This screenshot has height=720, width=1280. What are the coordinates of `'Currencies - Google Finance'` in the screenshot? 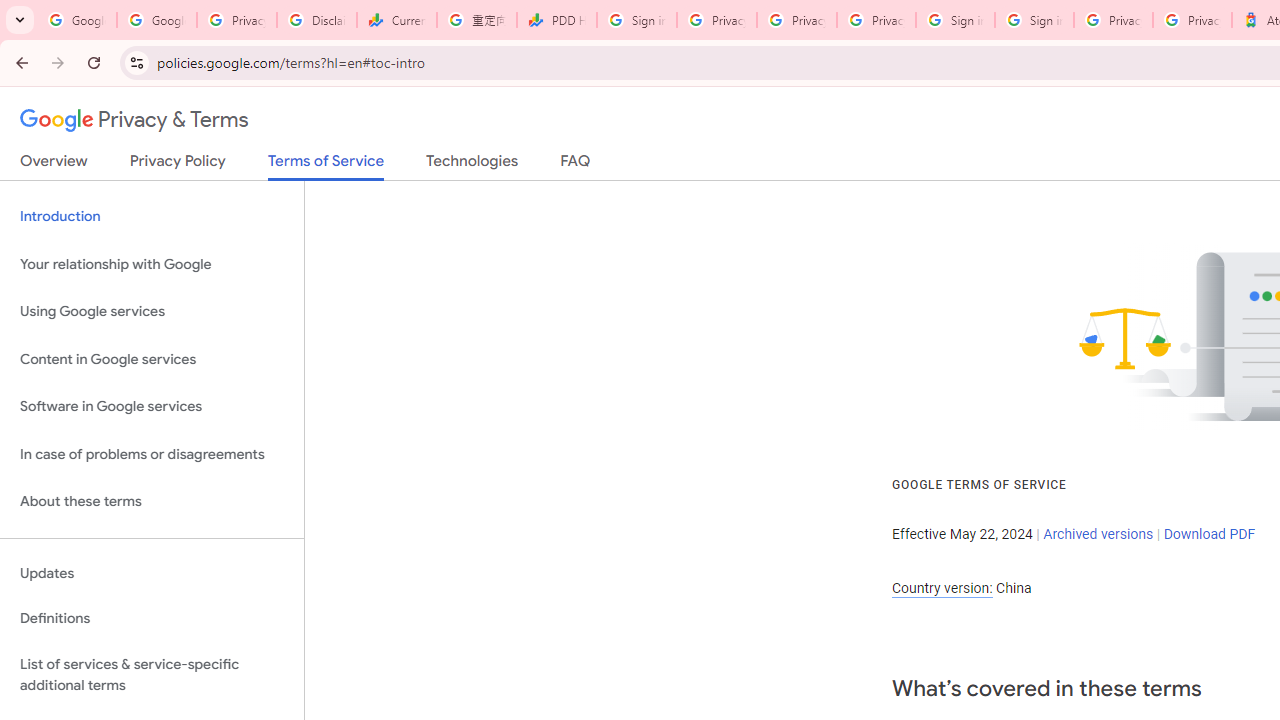 It's located at (396, 20).